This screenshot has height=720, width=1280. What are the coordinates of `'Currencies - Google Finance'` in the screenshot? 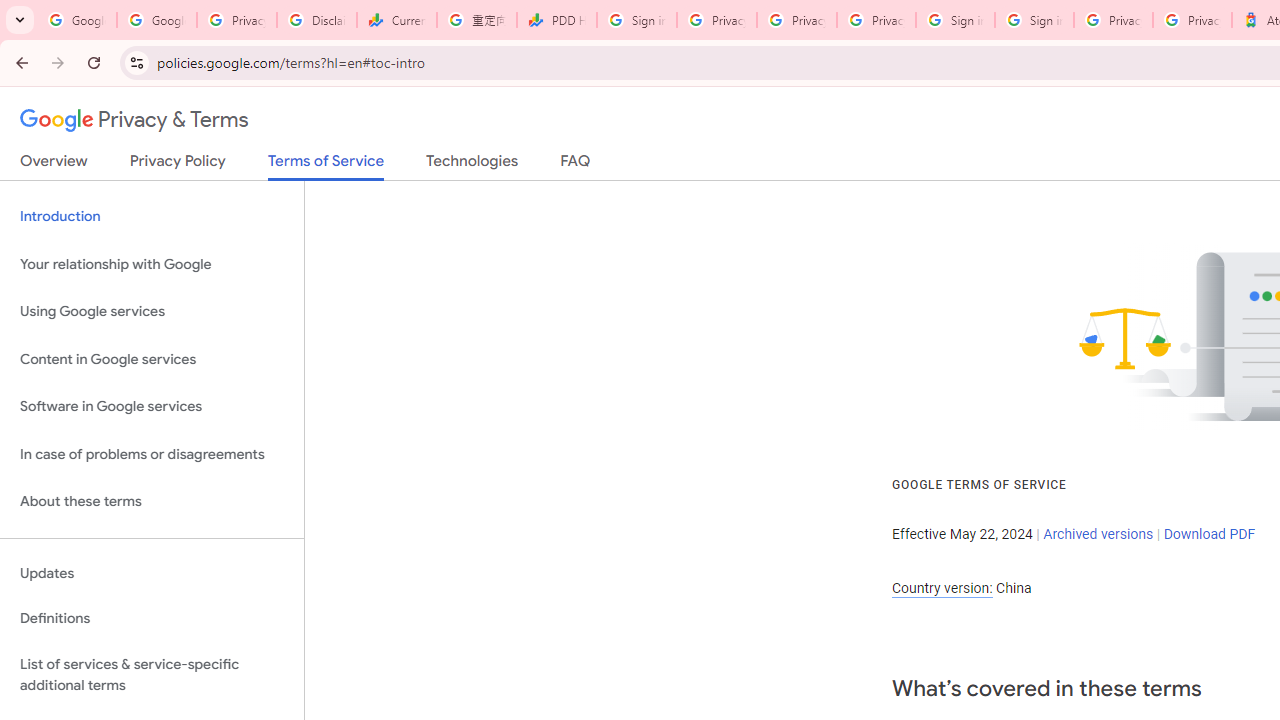 It's located at (396, 20).